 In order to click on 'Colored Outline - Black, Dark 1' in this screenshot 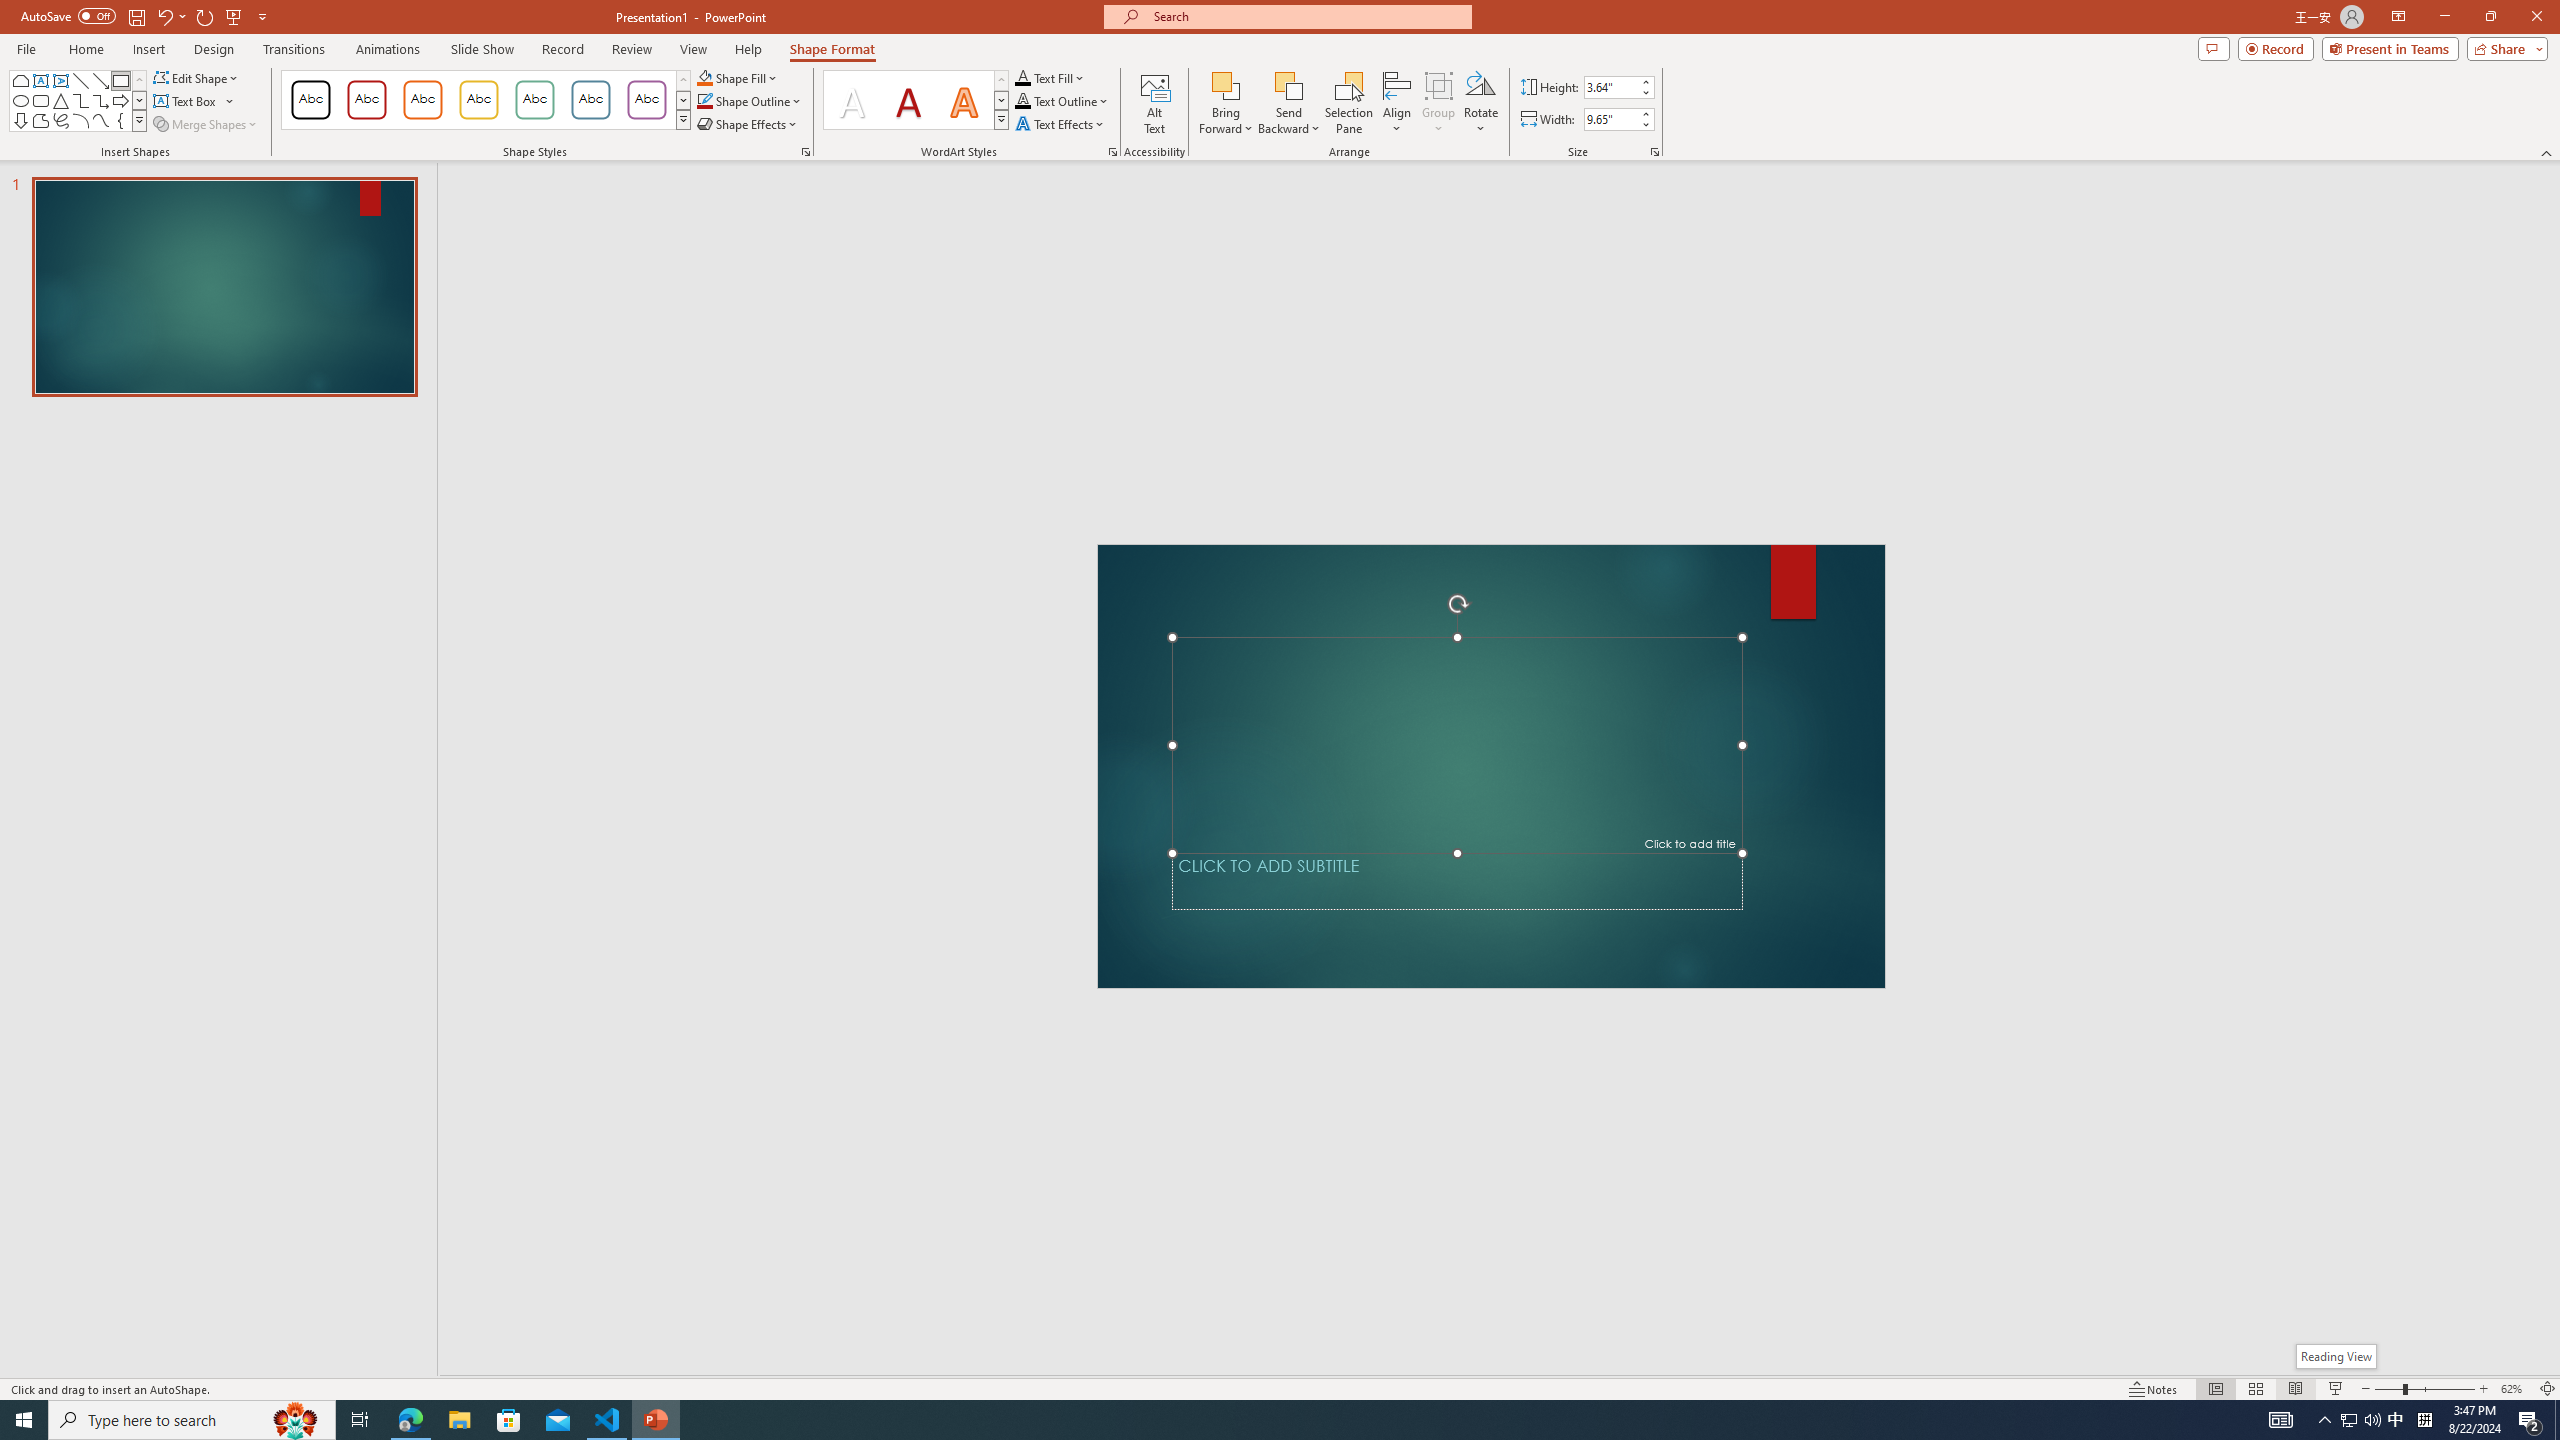, I will do `click(310, 99)`.